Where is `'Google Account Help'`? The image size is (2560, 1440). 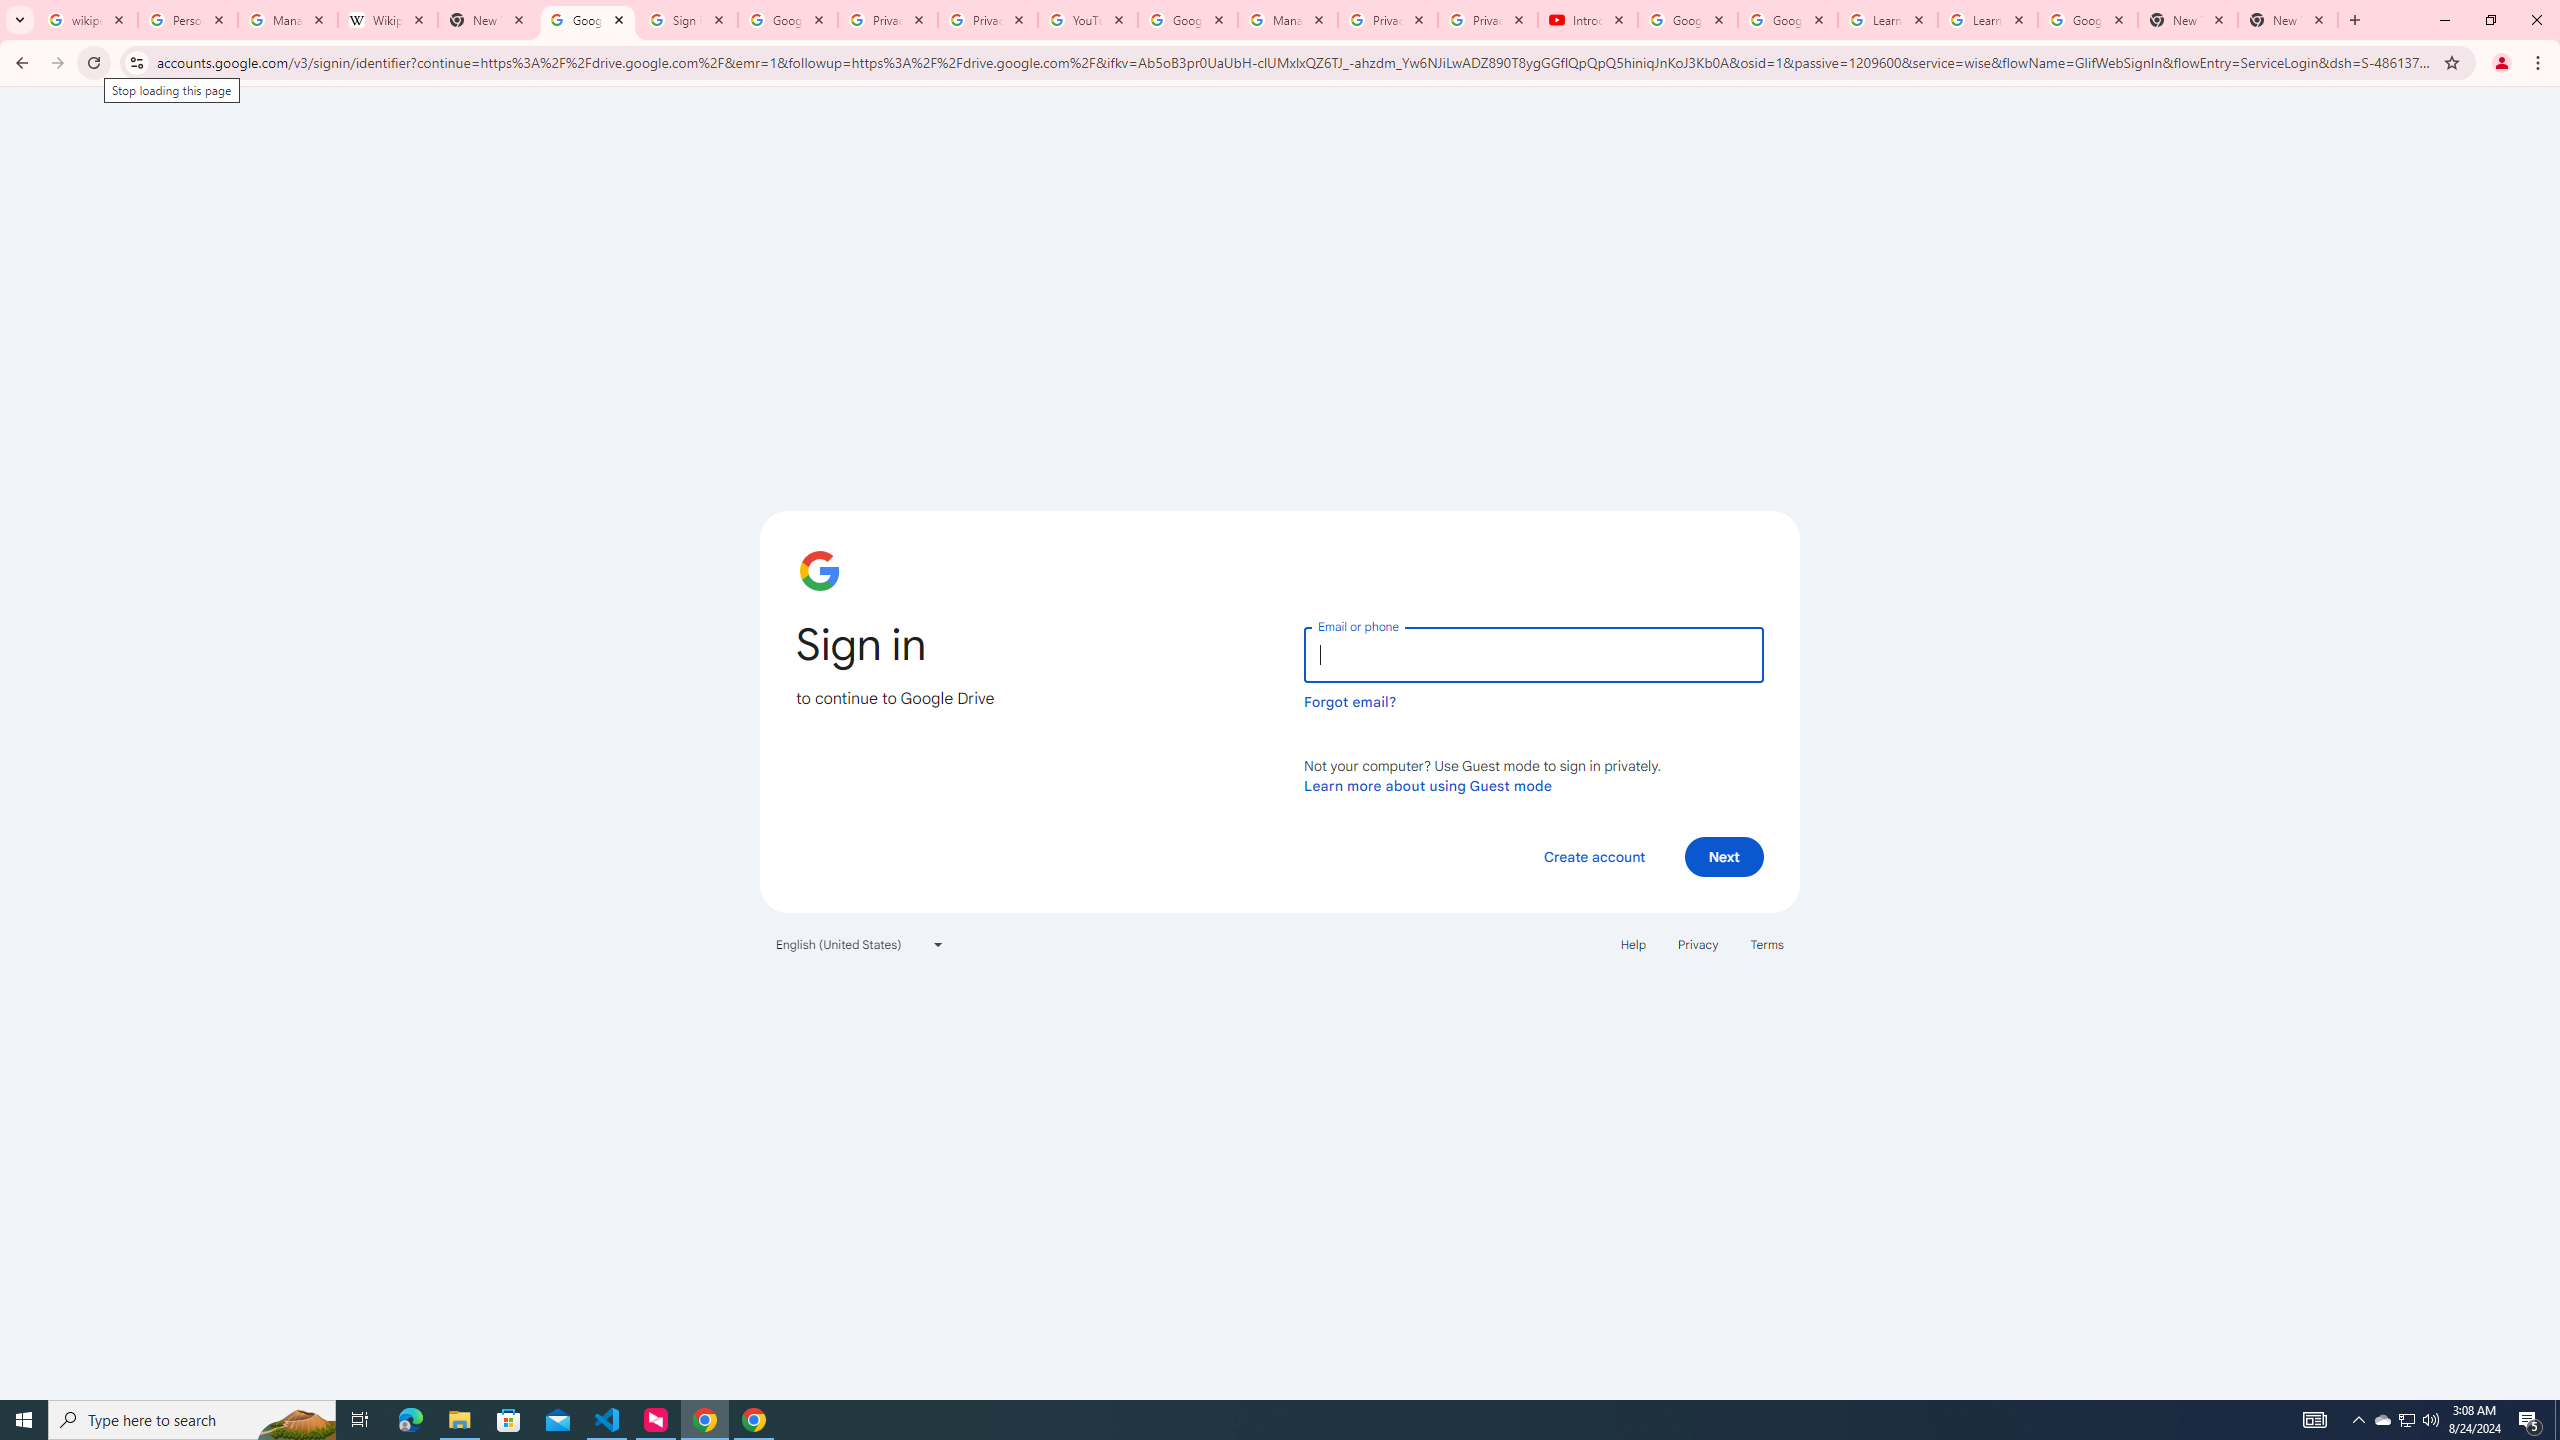
'Google Account Help' is located at coordinates (1687, 19).